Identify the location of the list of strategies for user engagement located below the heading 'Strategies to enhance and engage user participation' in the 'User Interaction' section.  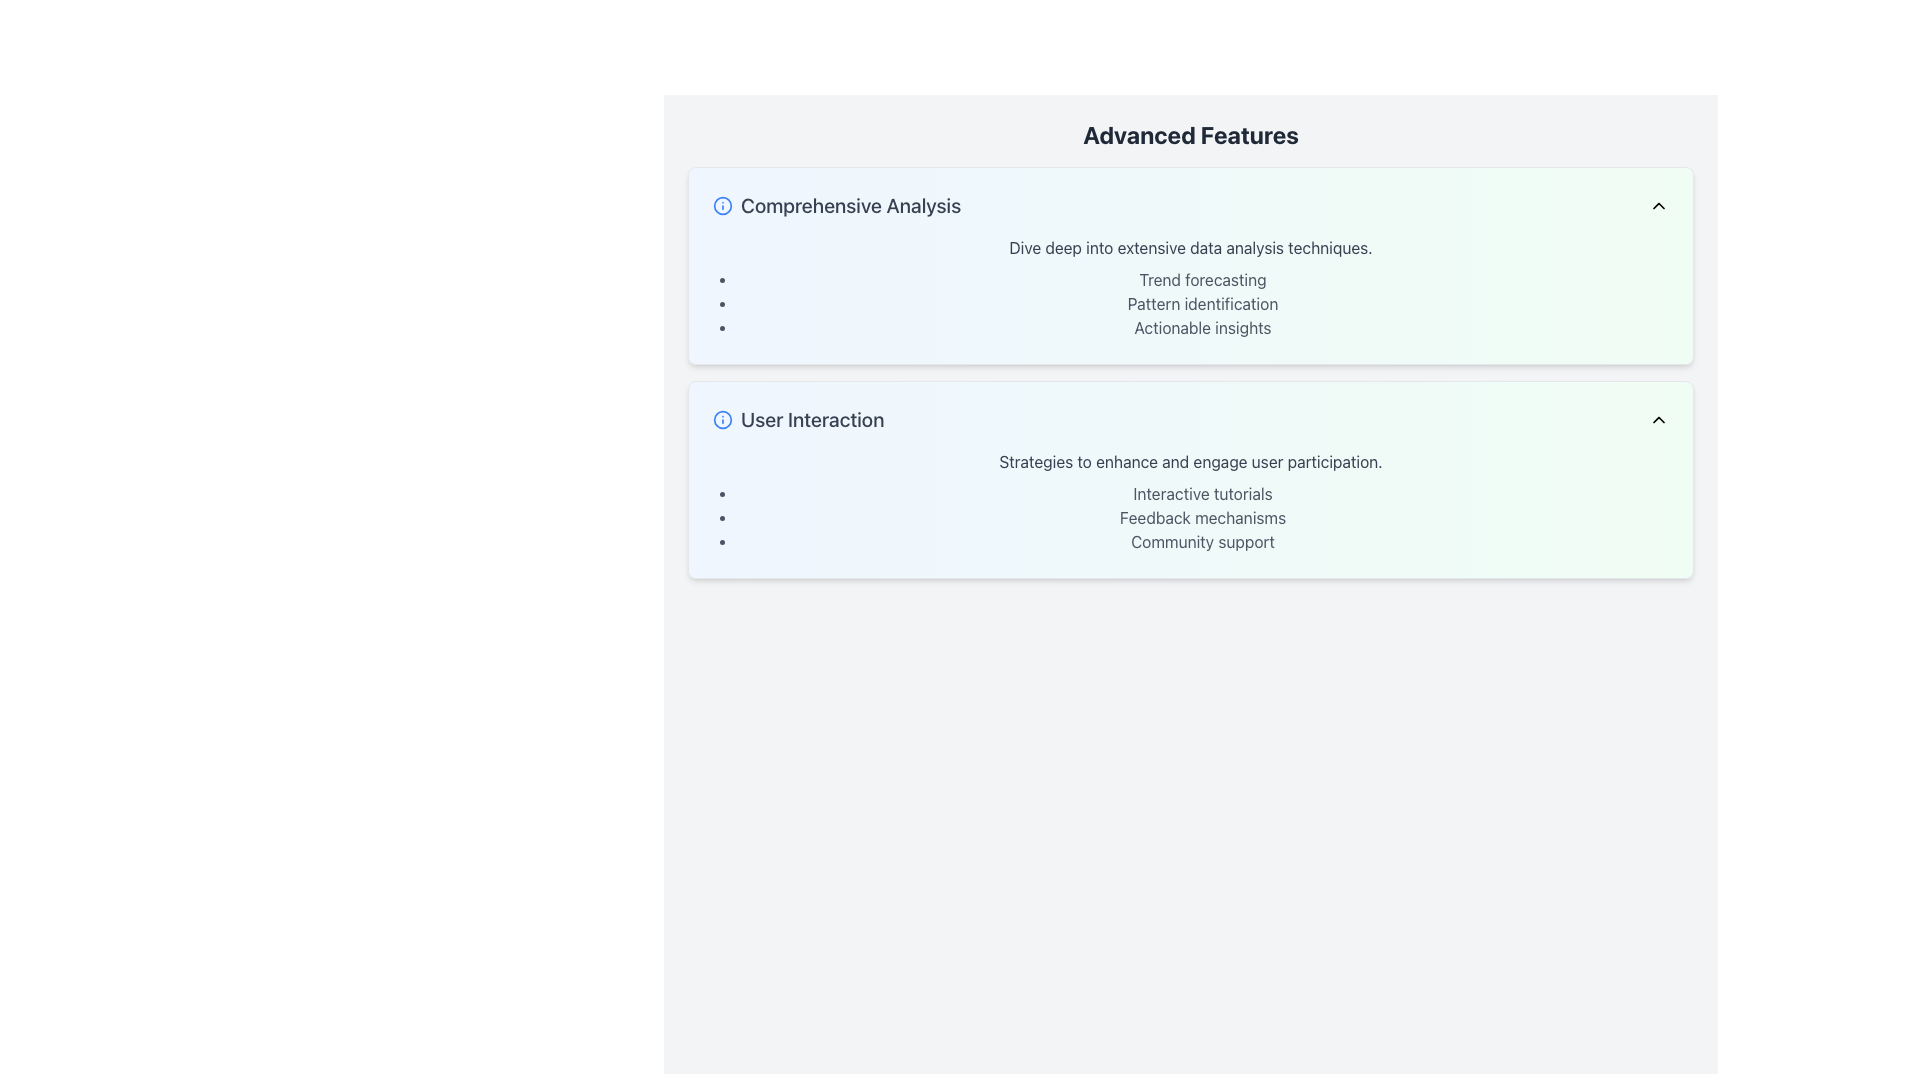
(1190, 516).